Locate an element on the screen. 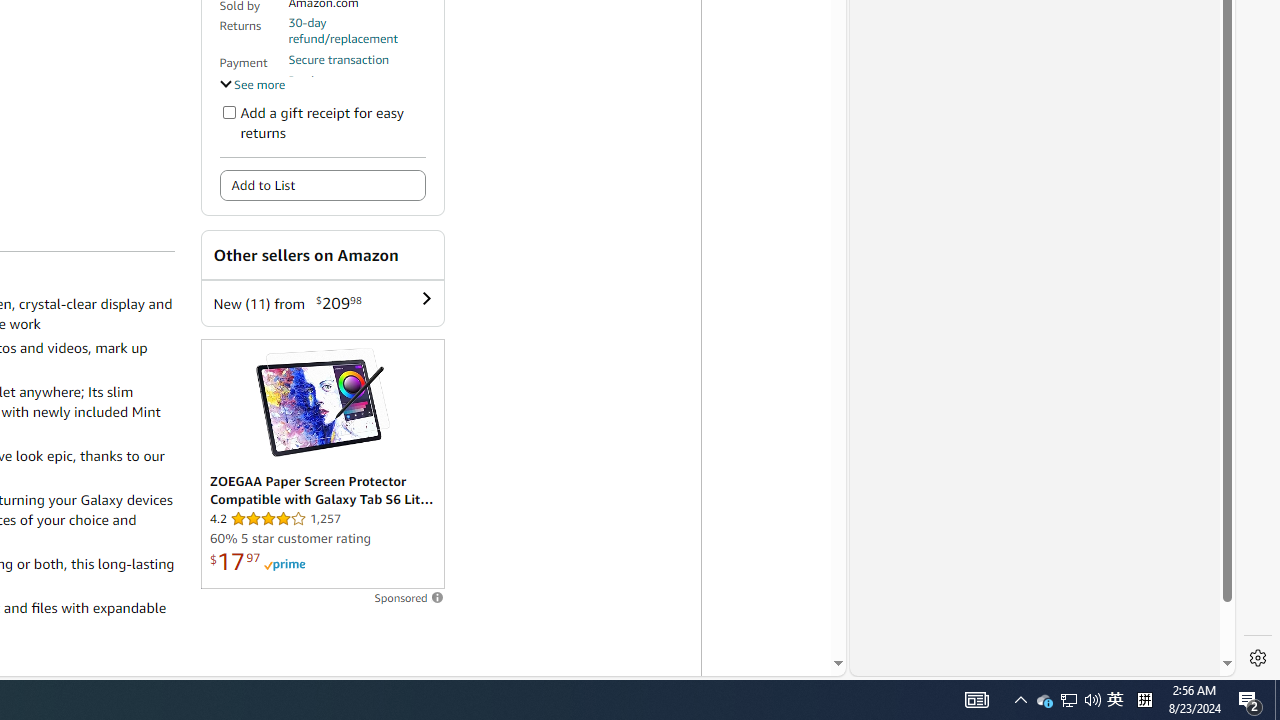 The height and width of the screenshot is (720, 1280). 'Sponsored ad' is located at coordinates (322, 464).